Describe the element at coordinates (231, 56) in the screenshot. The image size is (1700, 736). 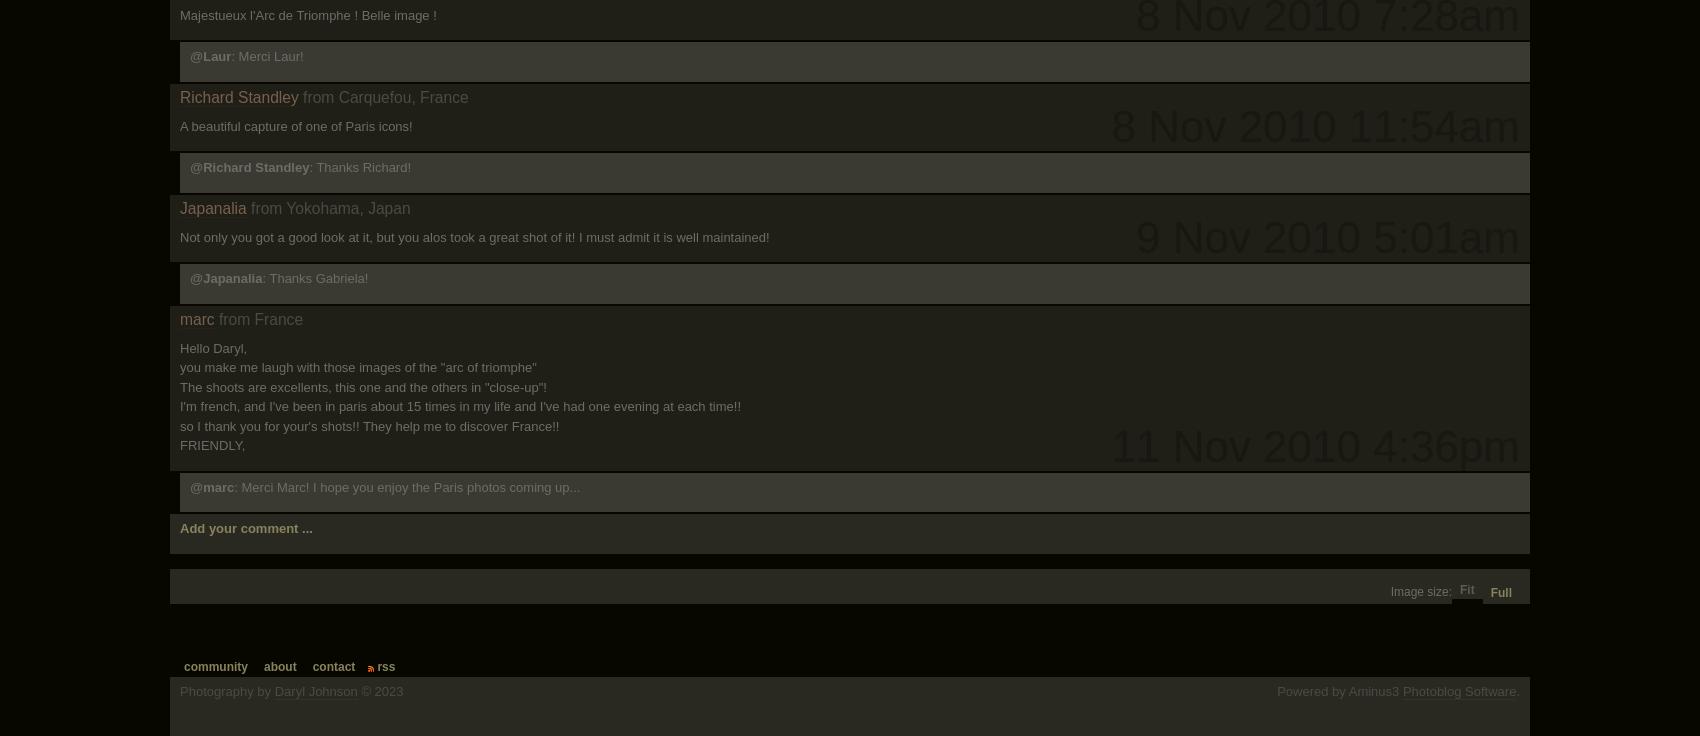
I see `': Merci Laur!'` at that location.